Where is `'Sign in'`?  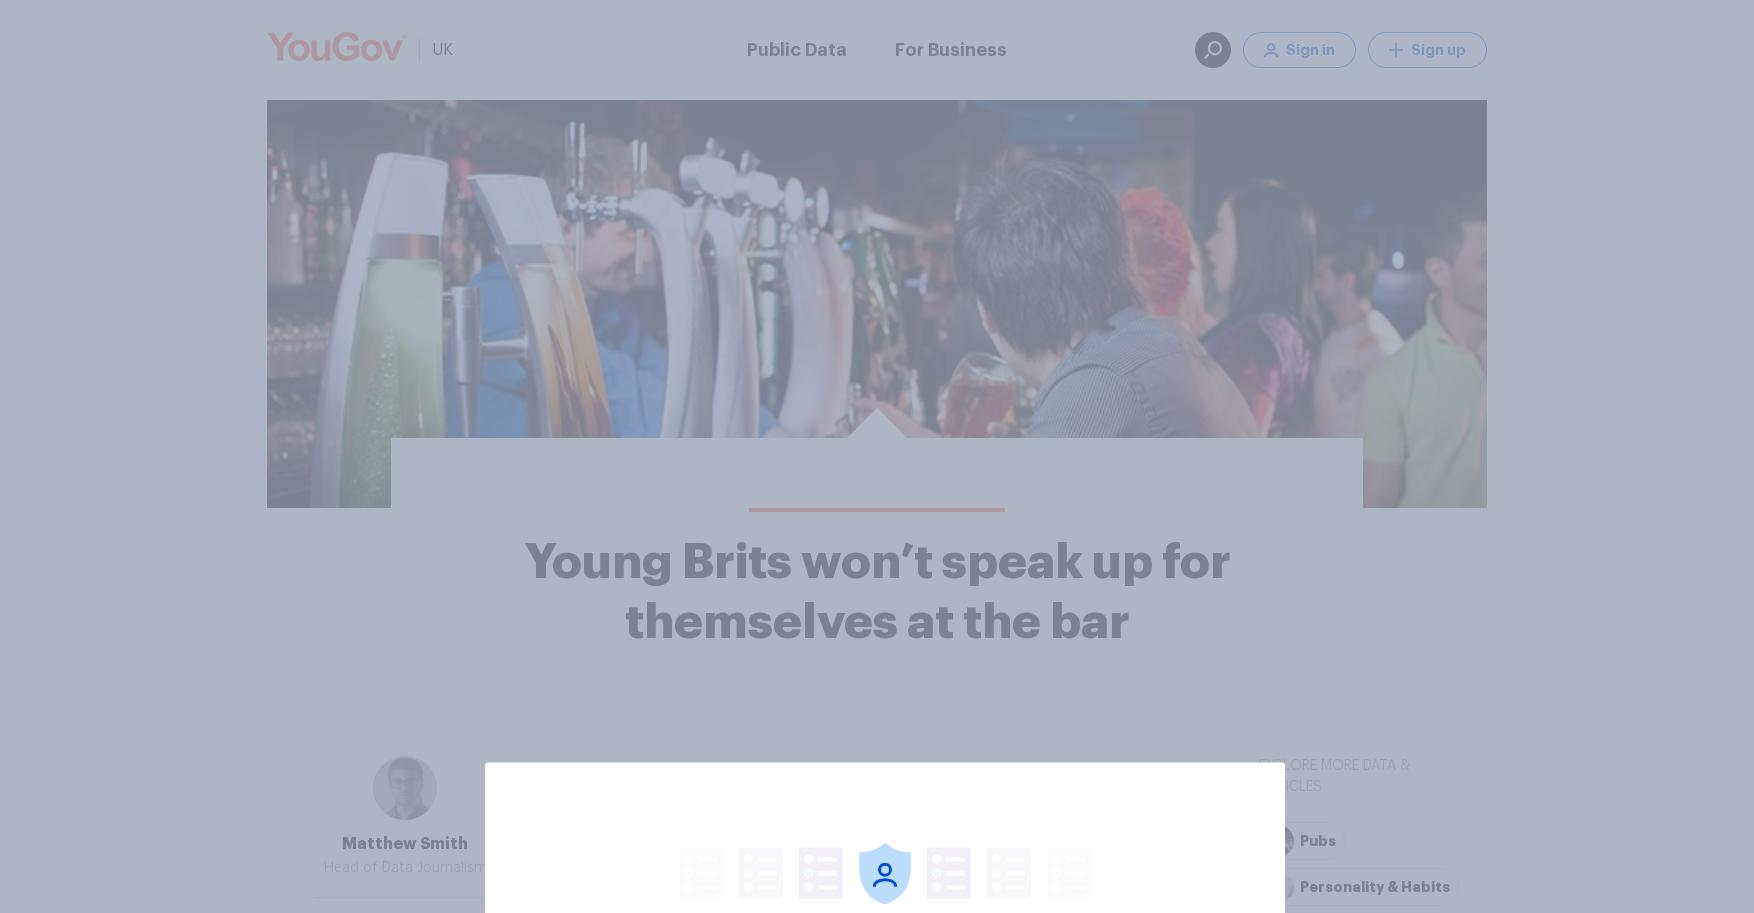
'Sign in' is located at coordinates (1310, 48).